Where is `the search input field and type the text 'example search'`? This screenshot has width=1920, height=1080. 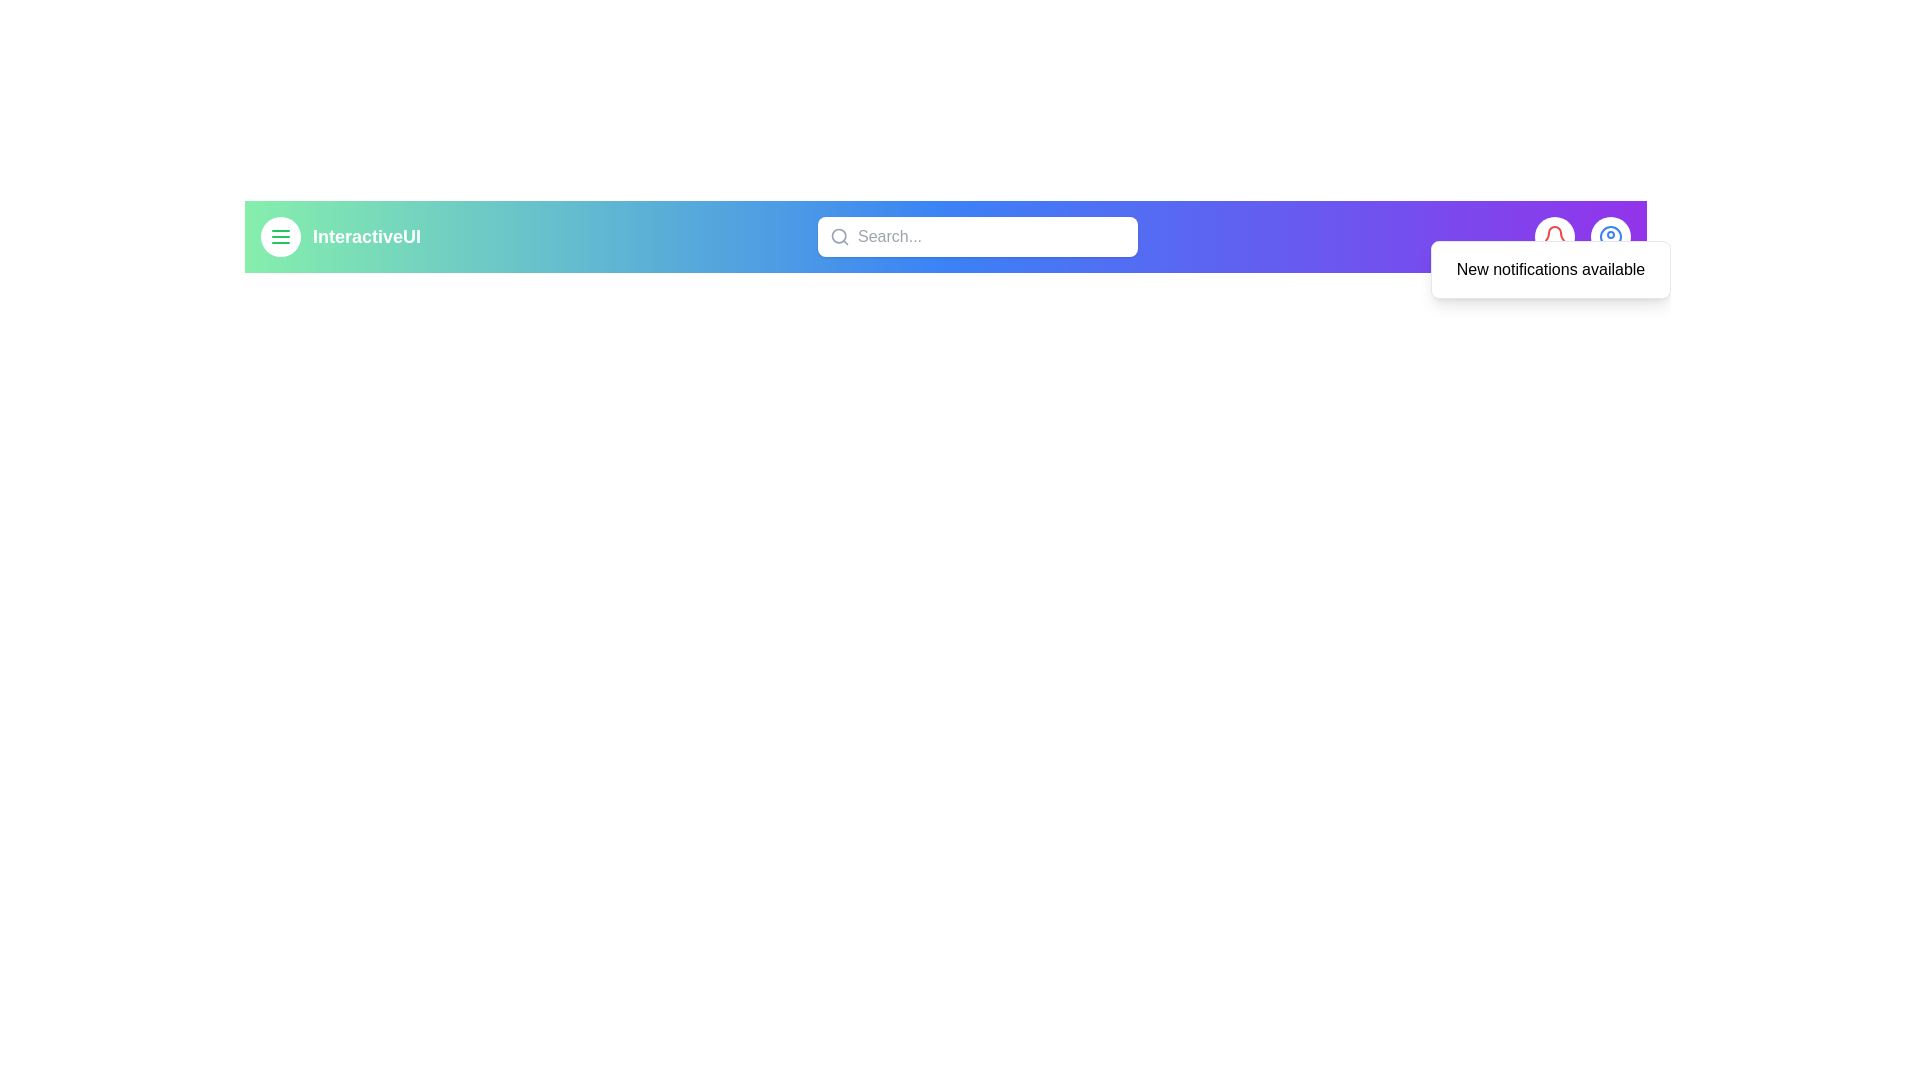
the search input field and type the text 'example search' is located at coordinates (978, 235).